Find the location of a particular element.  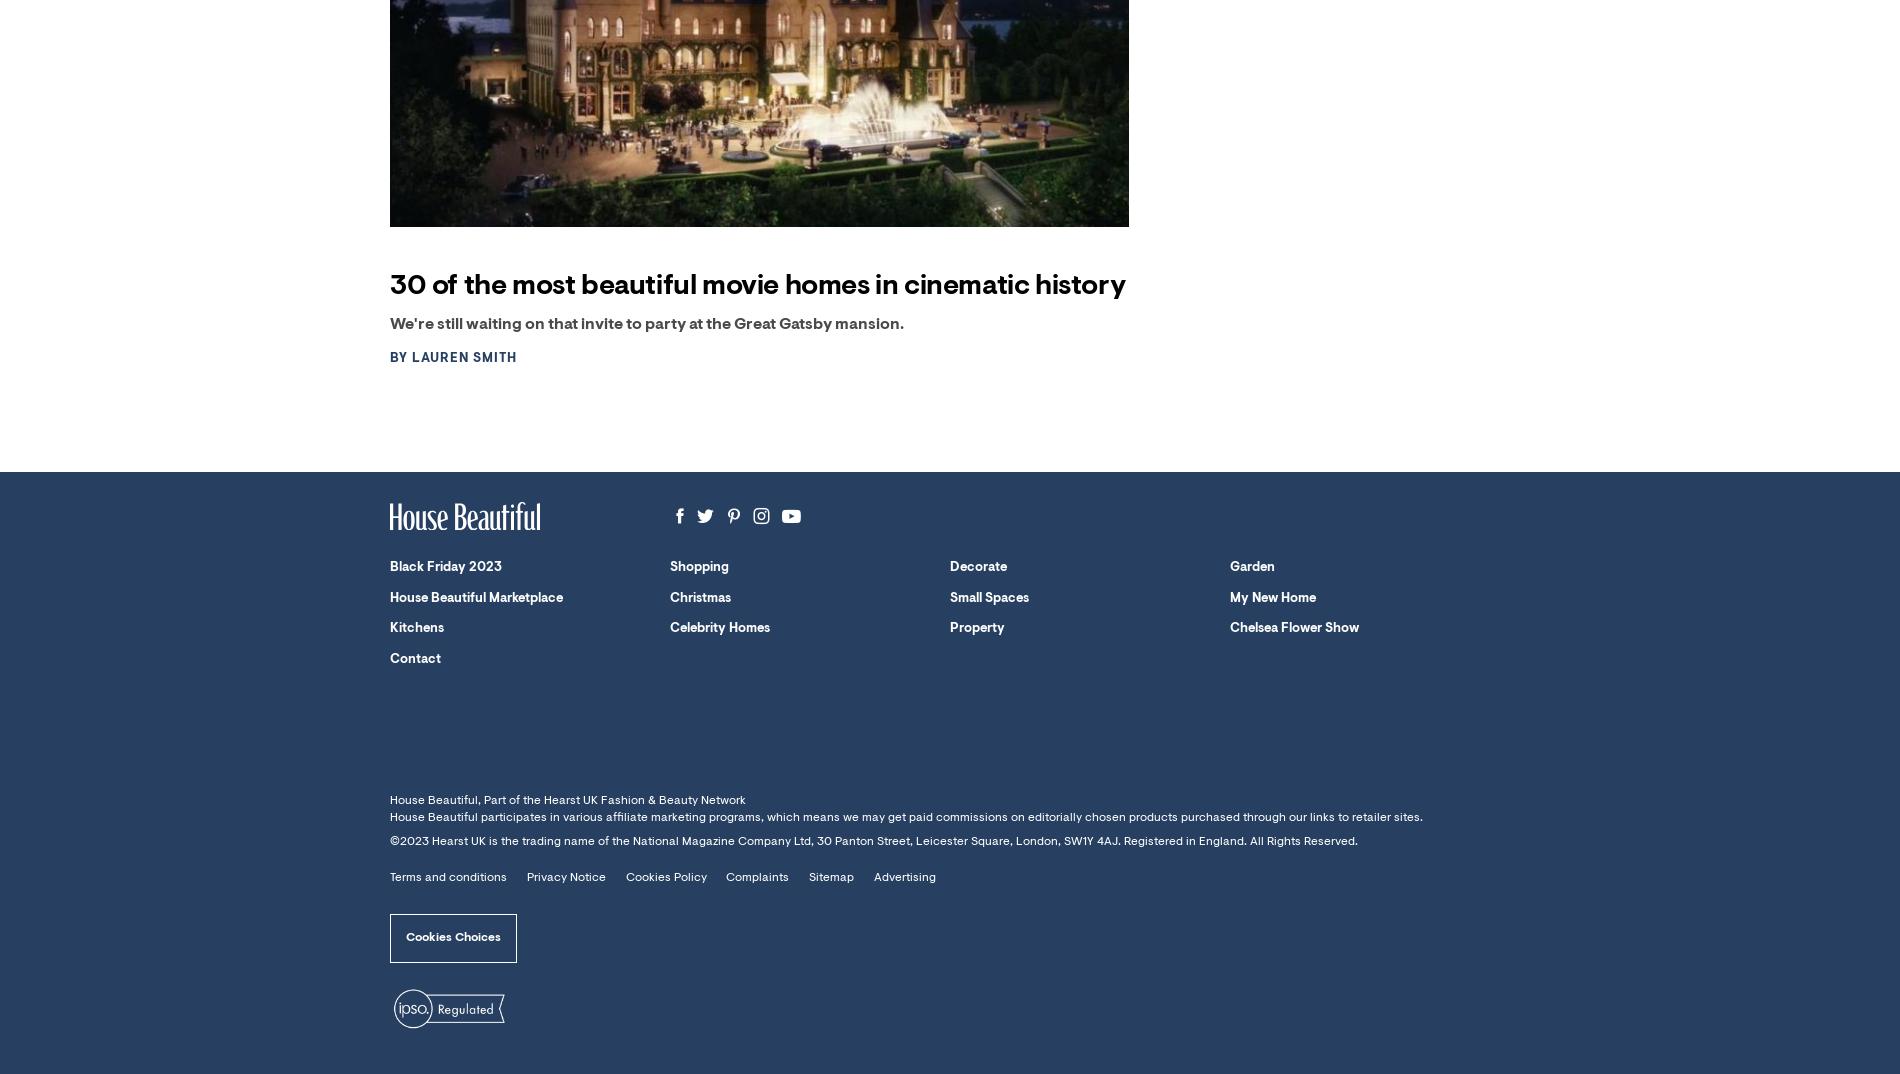

'House Beautiful, Part of the Hearst UK Fashion & Beauty Network' is located at coordinates (567, 799).